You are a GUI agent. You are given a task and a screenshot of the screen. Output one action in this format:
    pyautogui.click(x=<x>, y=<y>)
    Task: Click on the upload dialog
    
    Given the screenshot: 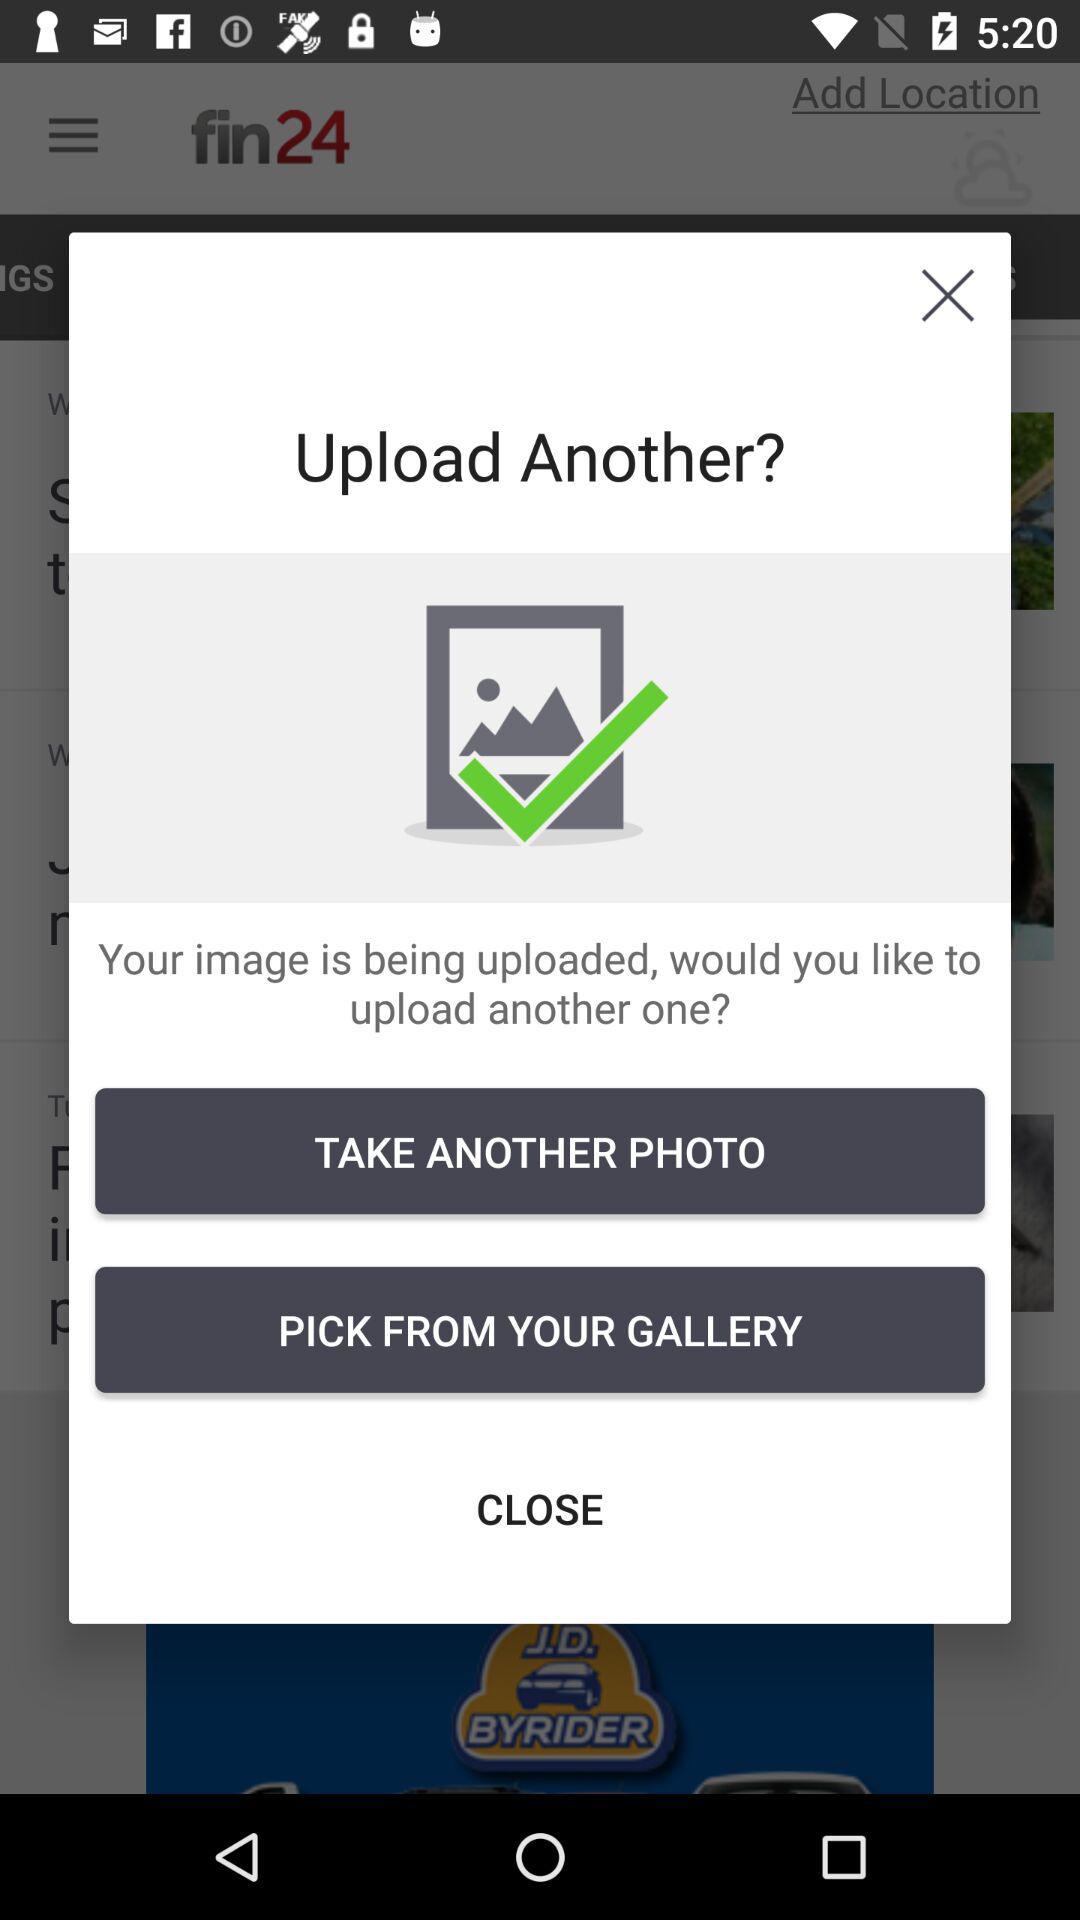 What is the action you would take?
    pyautogui.click(x=947, y=294)
    